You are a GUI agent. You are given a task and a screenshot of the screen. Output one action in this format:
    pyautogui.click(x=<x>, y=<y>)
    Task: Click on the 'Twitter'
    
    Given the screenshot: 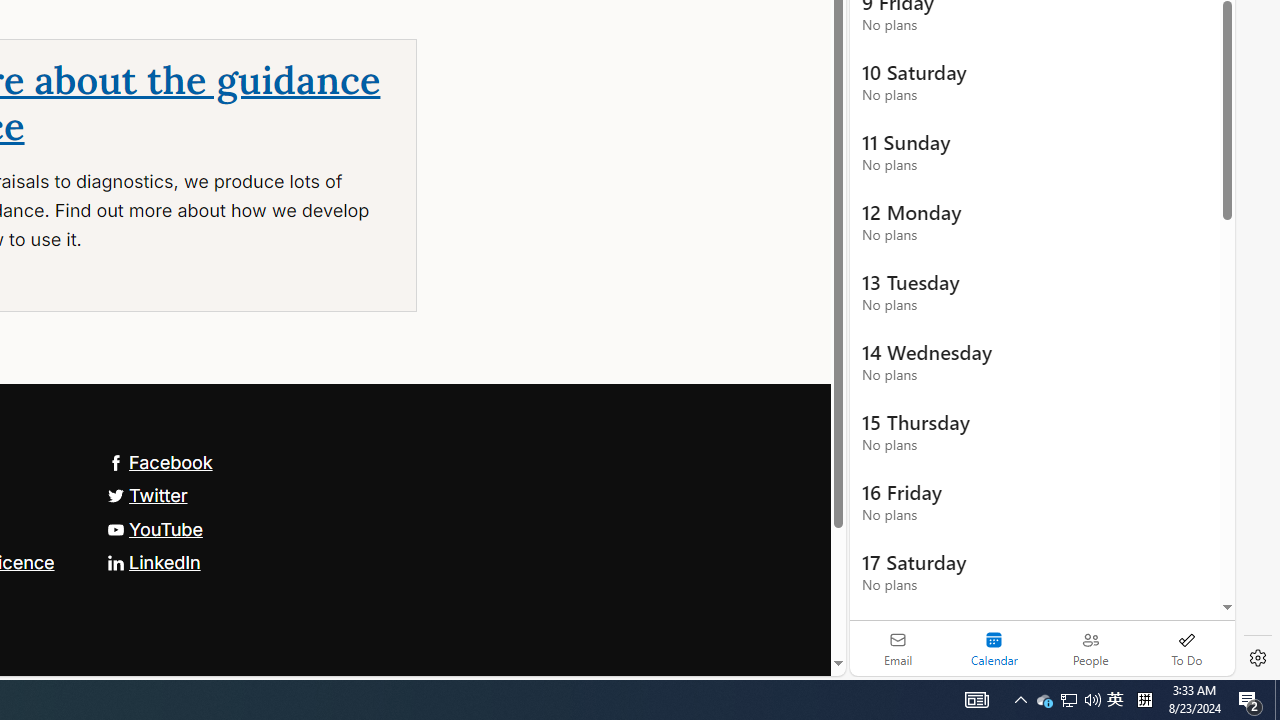 What is the action you would take?
    pyautogui.click(x=146, y=495)
    